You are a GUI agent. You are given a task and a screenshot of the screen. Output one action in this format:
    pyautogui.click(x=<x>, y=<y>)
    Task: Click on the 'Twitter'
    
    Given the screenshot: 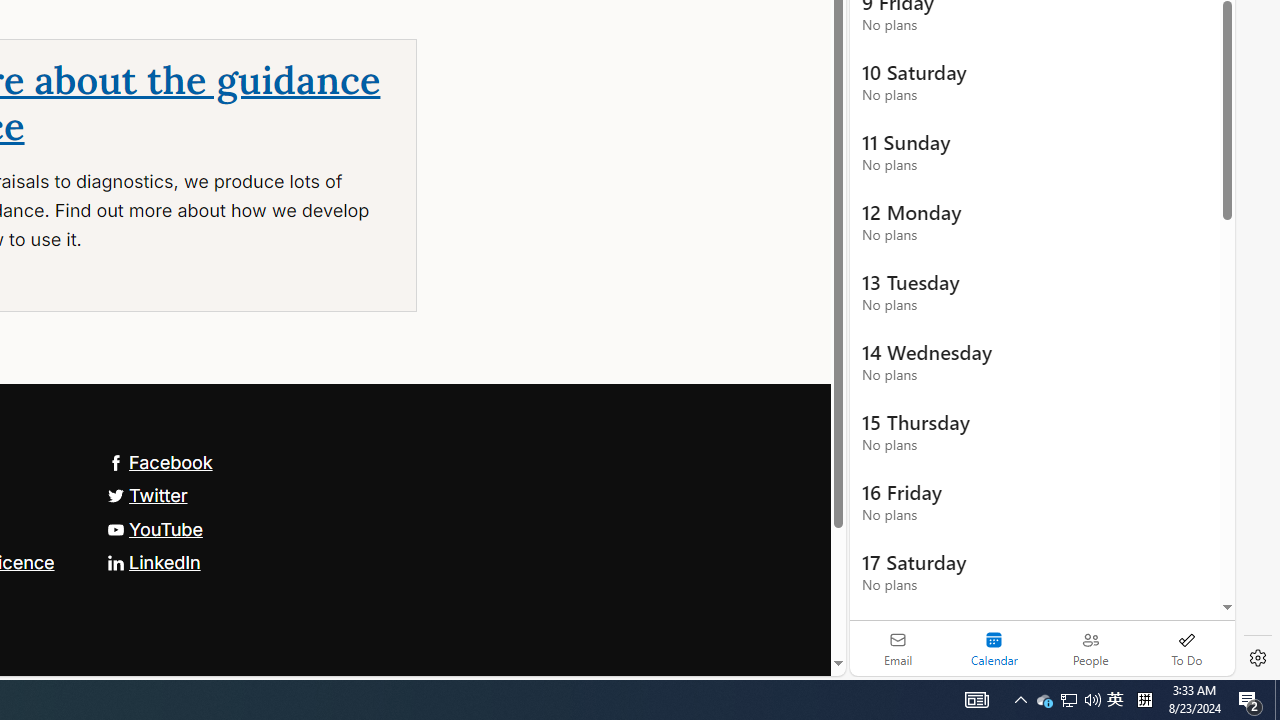 What is the action you would take?
    pyautogui.click(x=146, y=495)
    